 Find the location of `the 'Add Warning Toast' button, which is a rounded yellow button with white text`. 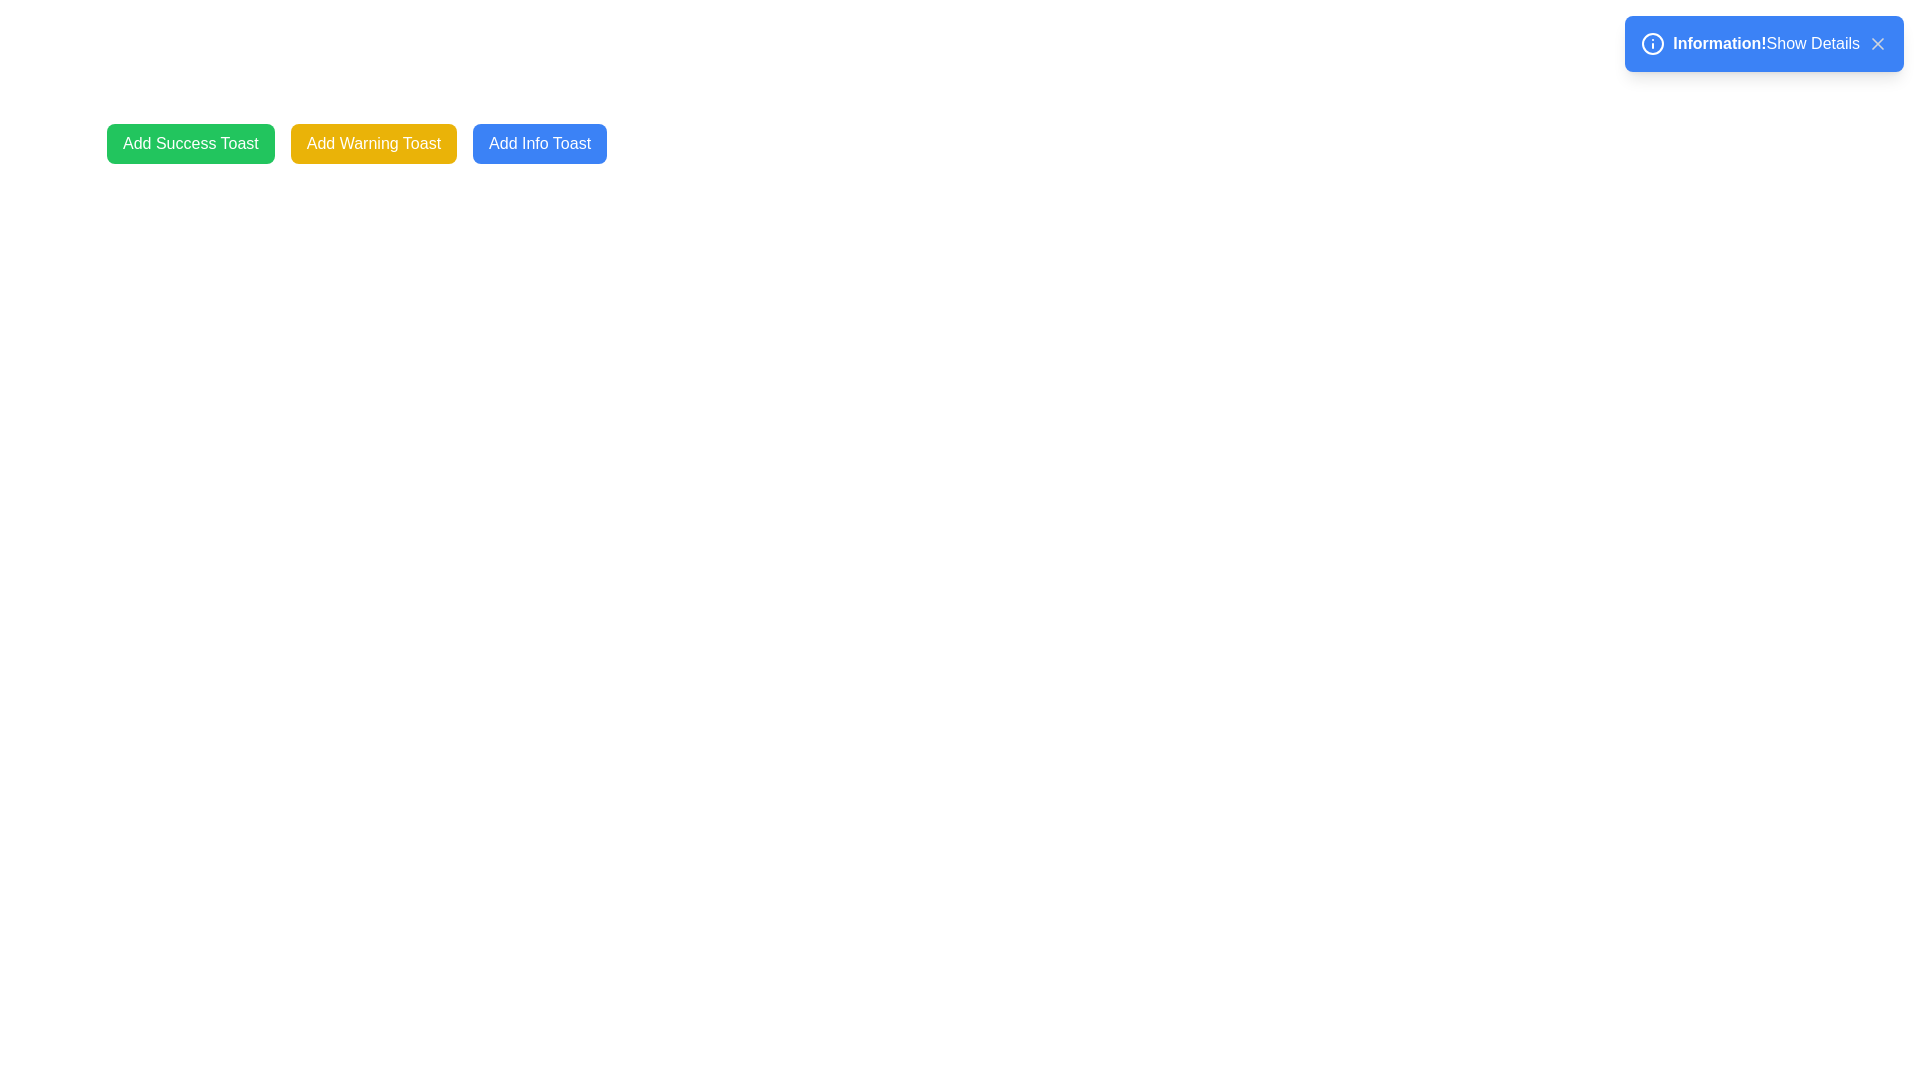

the 'Add Warning Toast' button, which is a rounded yellow button with white text is located at coordinates (374, 142).